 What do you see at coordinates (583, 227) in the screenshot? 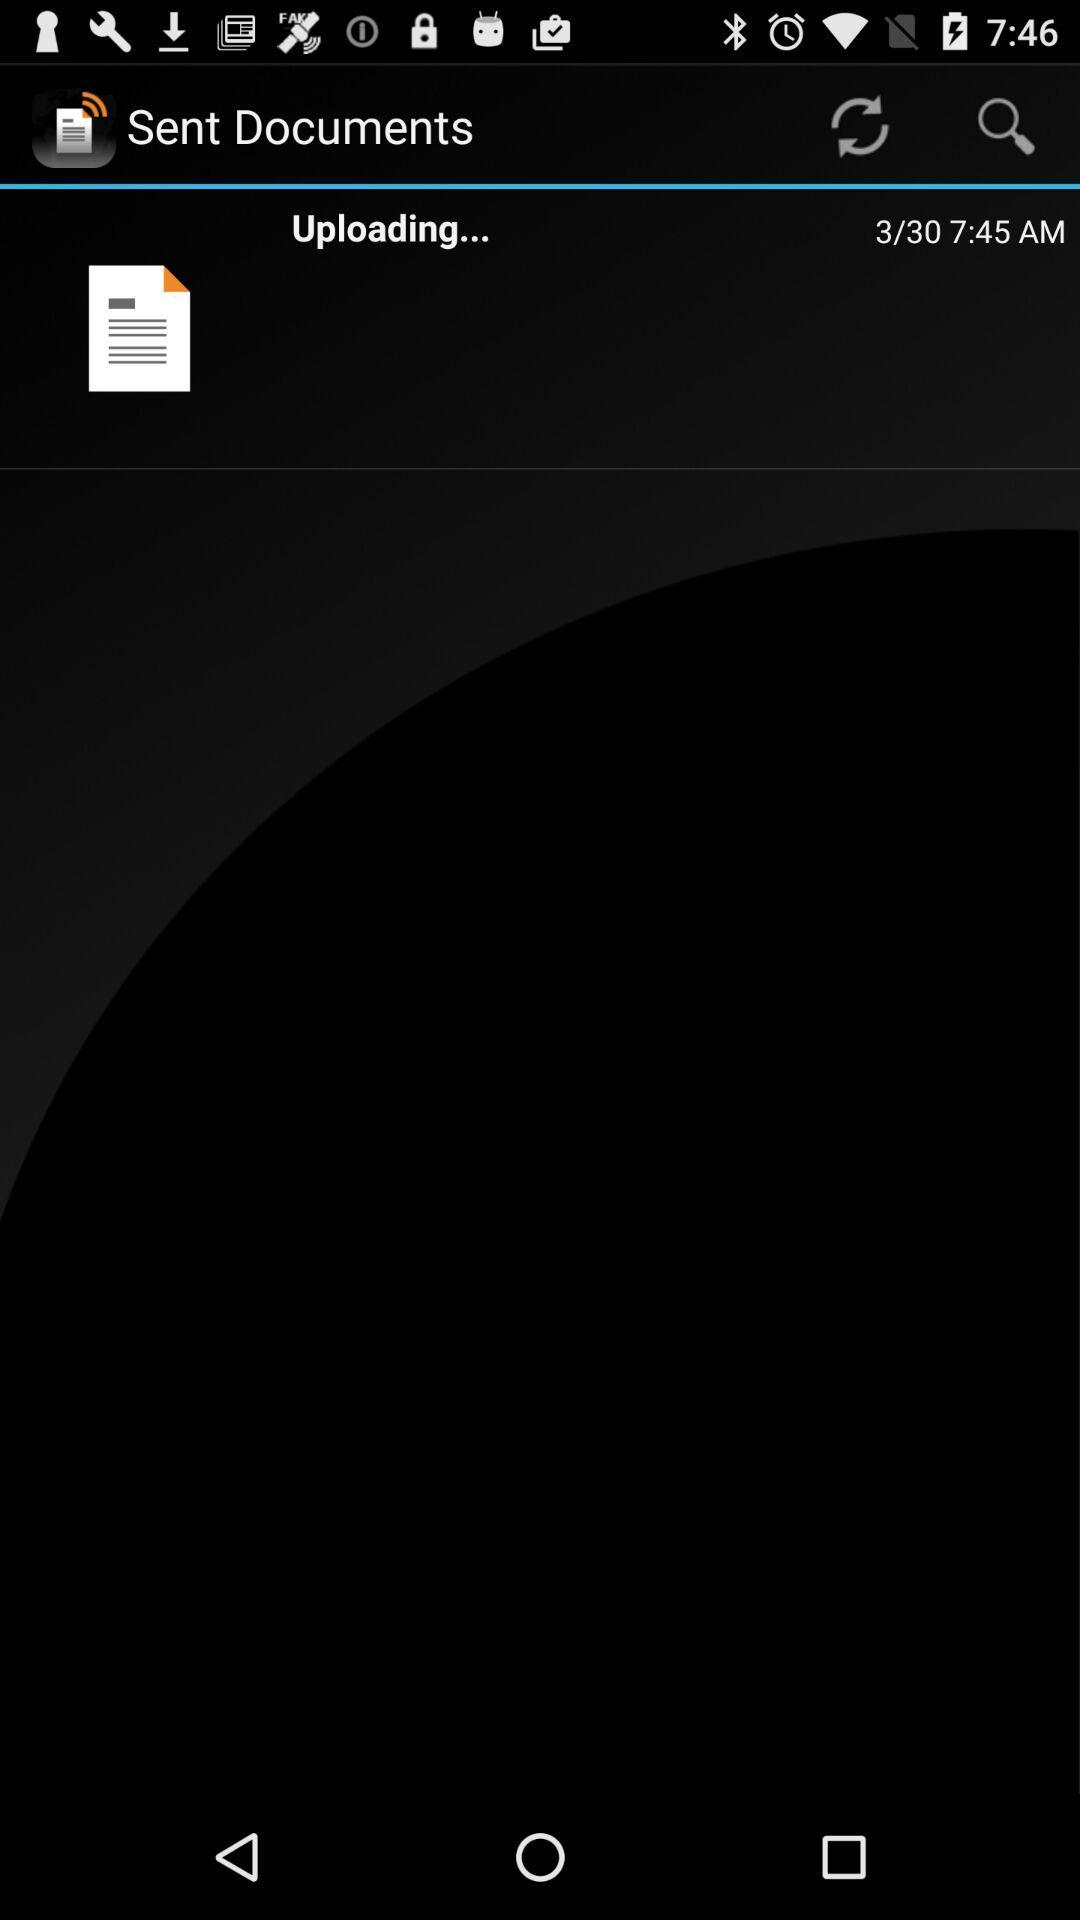
I see `uploading...` at bounding box center [583, 227].